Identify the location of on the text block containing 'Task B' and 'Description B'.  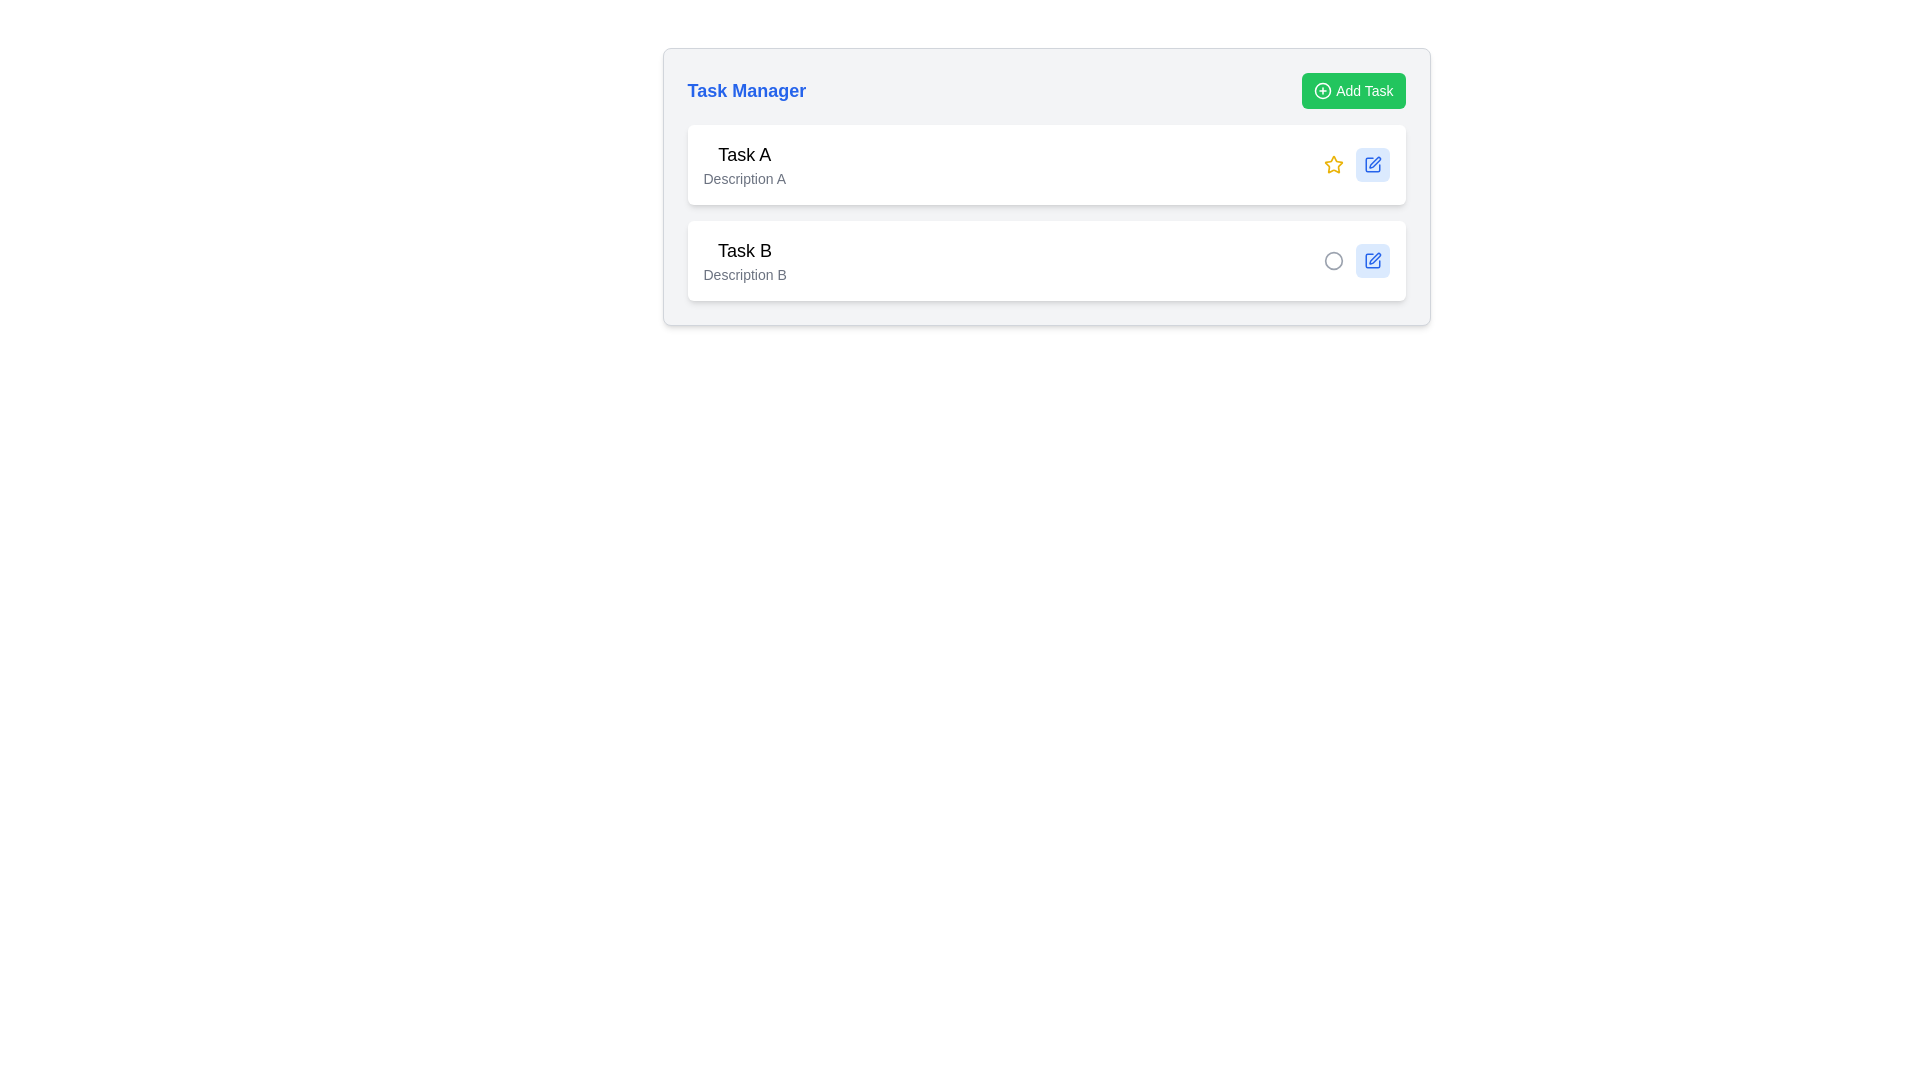
(743, 260).